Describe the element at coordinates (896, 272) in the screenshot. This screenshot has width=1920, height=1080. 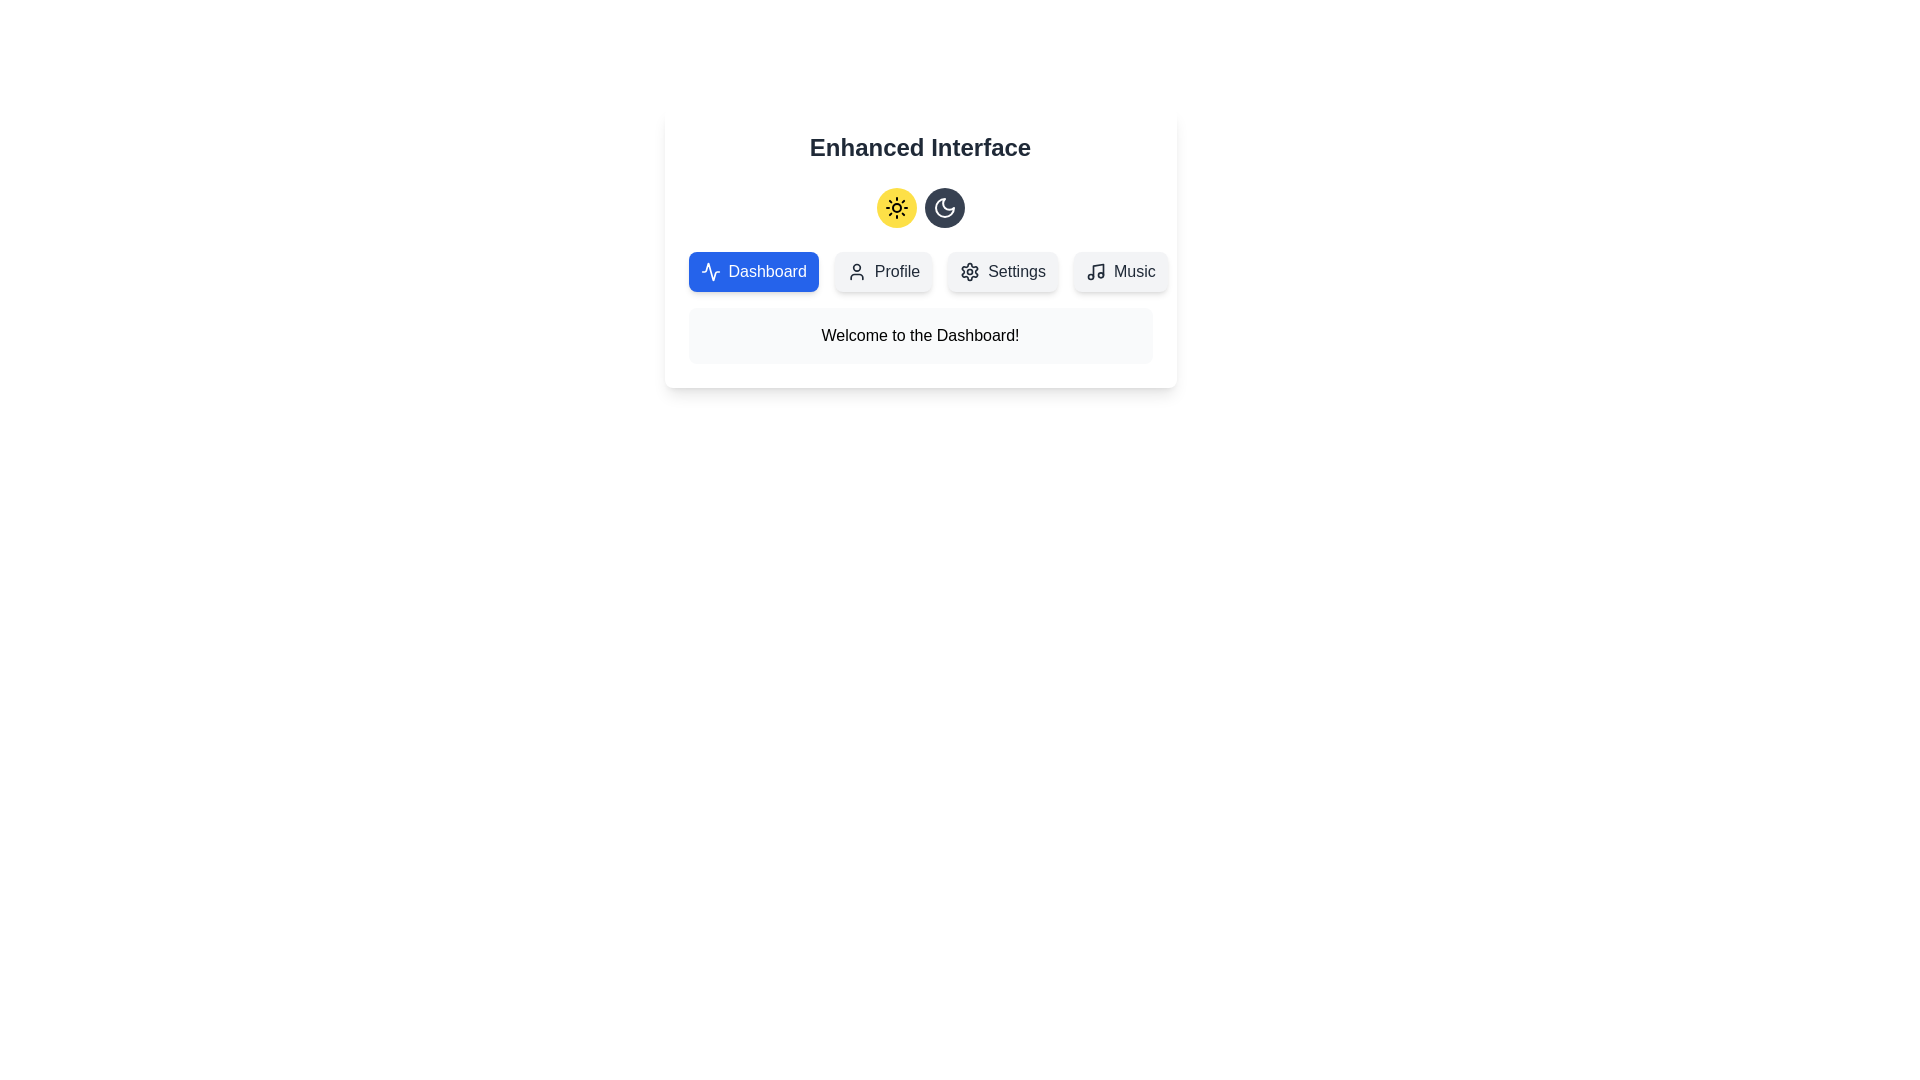
I see `the 'Profile' text label` at that location.